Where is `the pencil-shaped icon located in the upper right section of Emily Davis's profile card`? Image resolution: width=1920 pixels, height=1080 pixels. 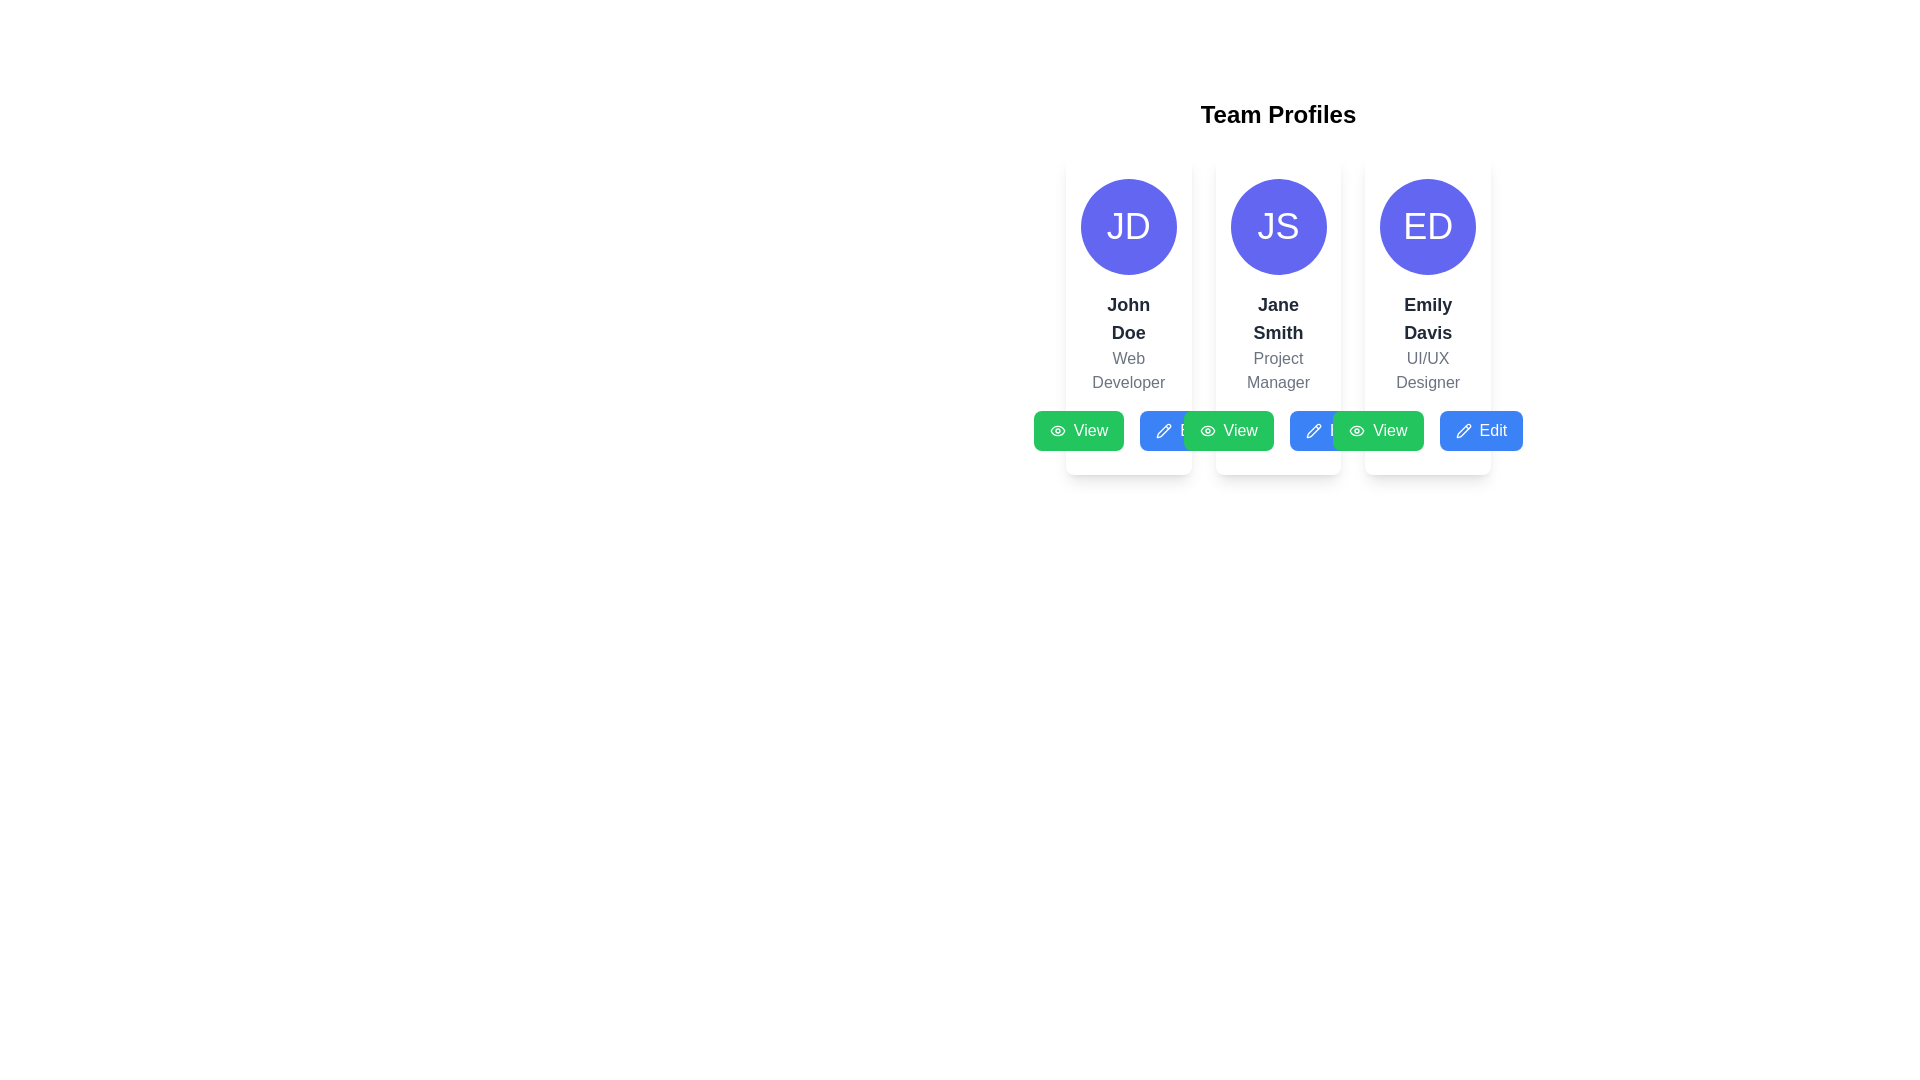
the pencil-shaped icon located in the upper right section of Emily Davis's profile card is located at coordinates (1463, 430).